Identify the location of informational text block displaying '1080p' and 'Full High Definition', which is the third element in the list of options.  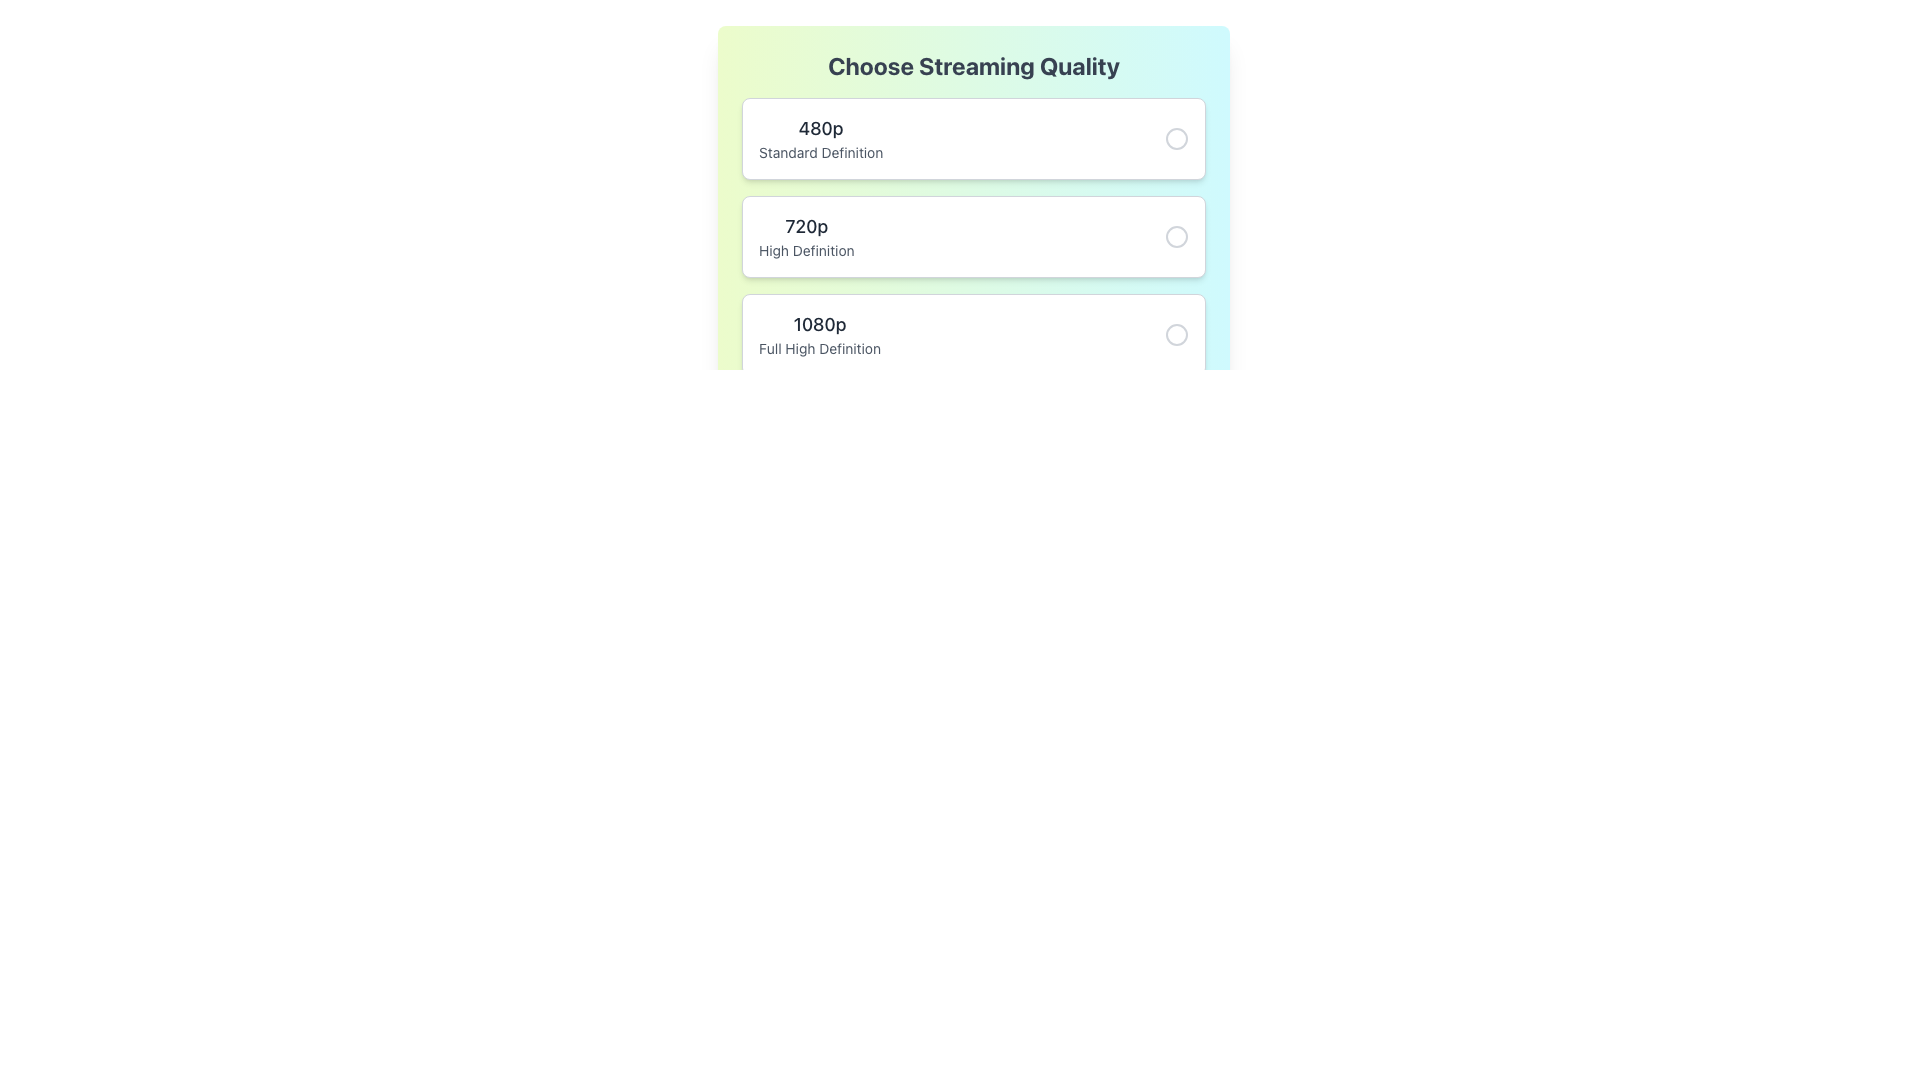
(820, 334).